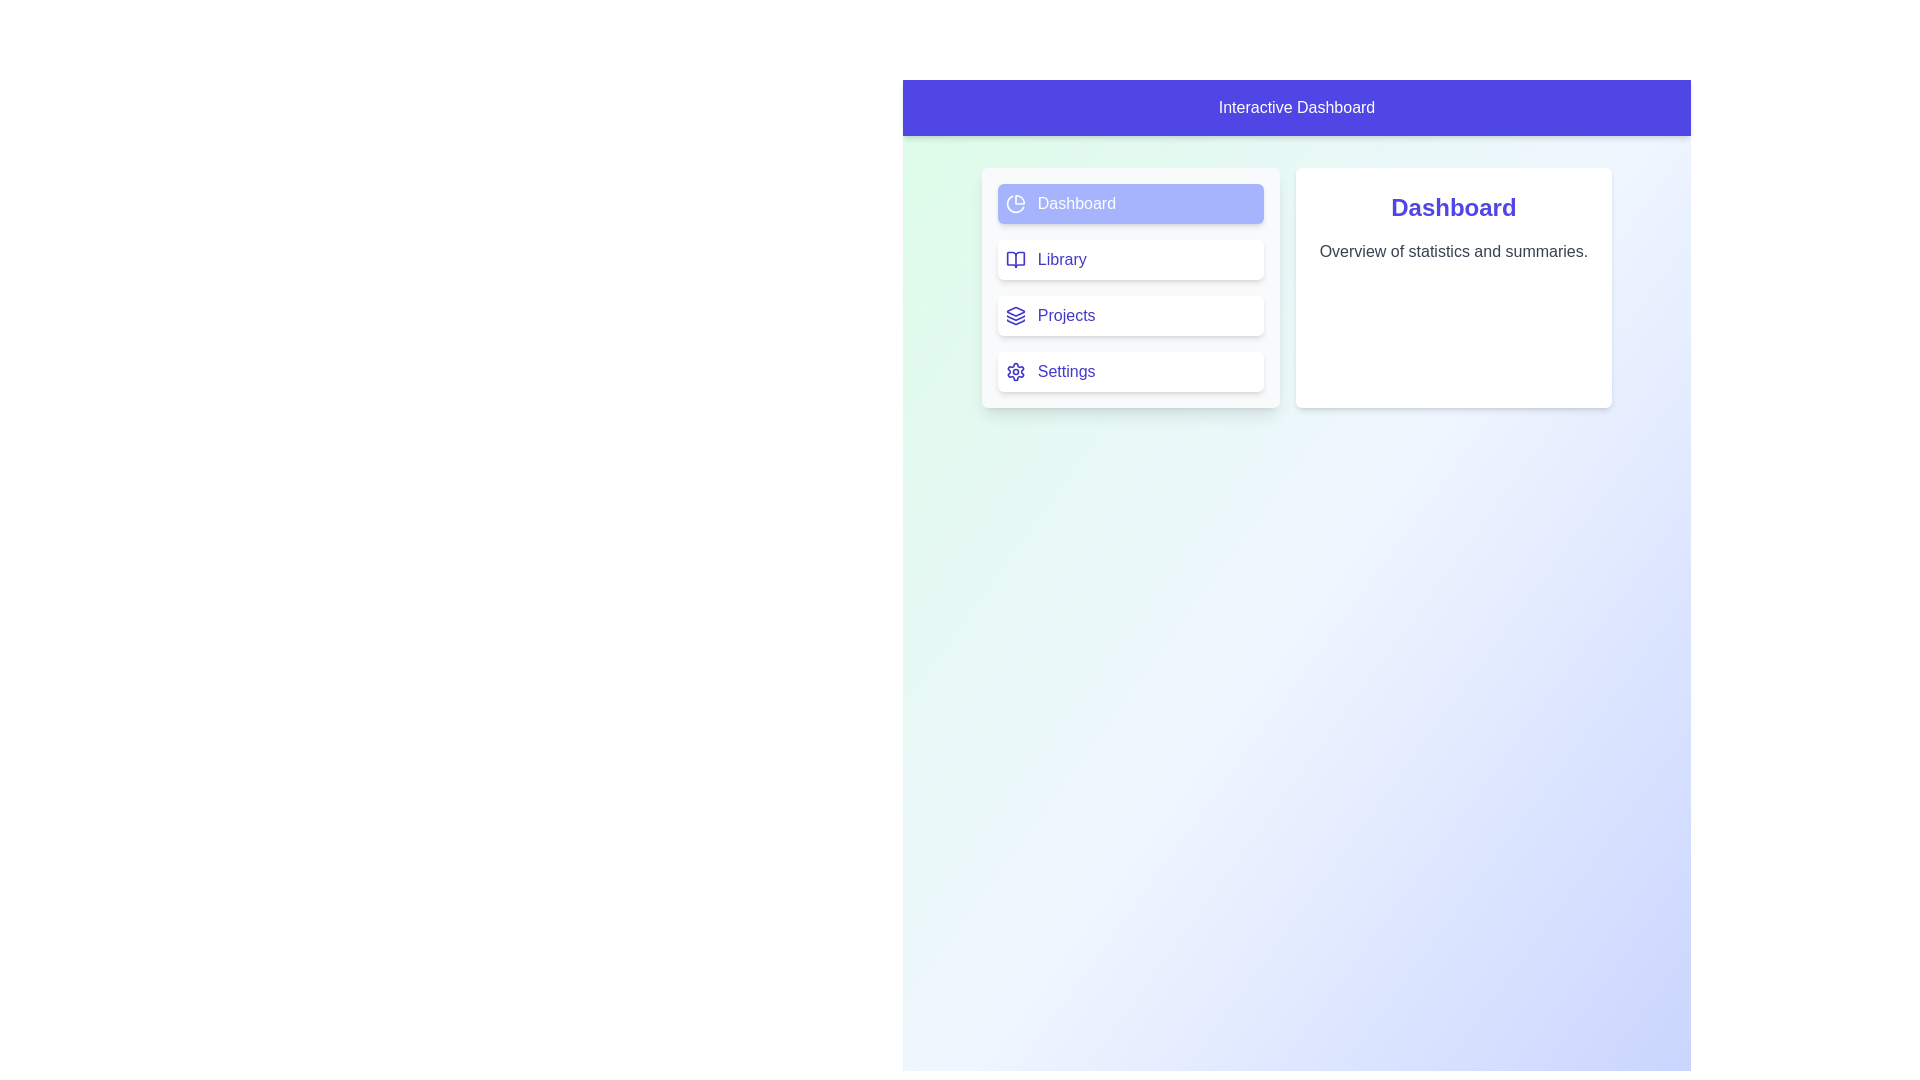 The width and height of the screenshot is (1920, 1080). I want to click on the tab Dashboard from the navigation menu, so click(1130, 204).